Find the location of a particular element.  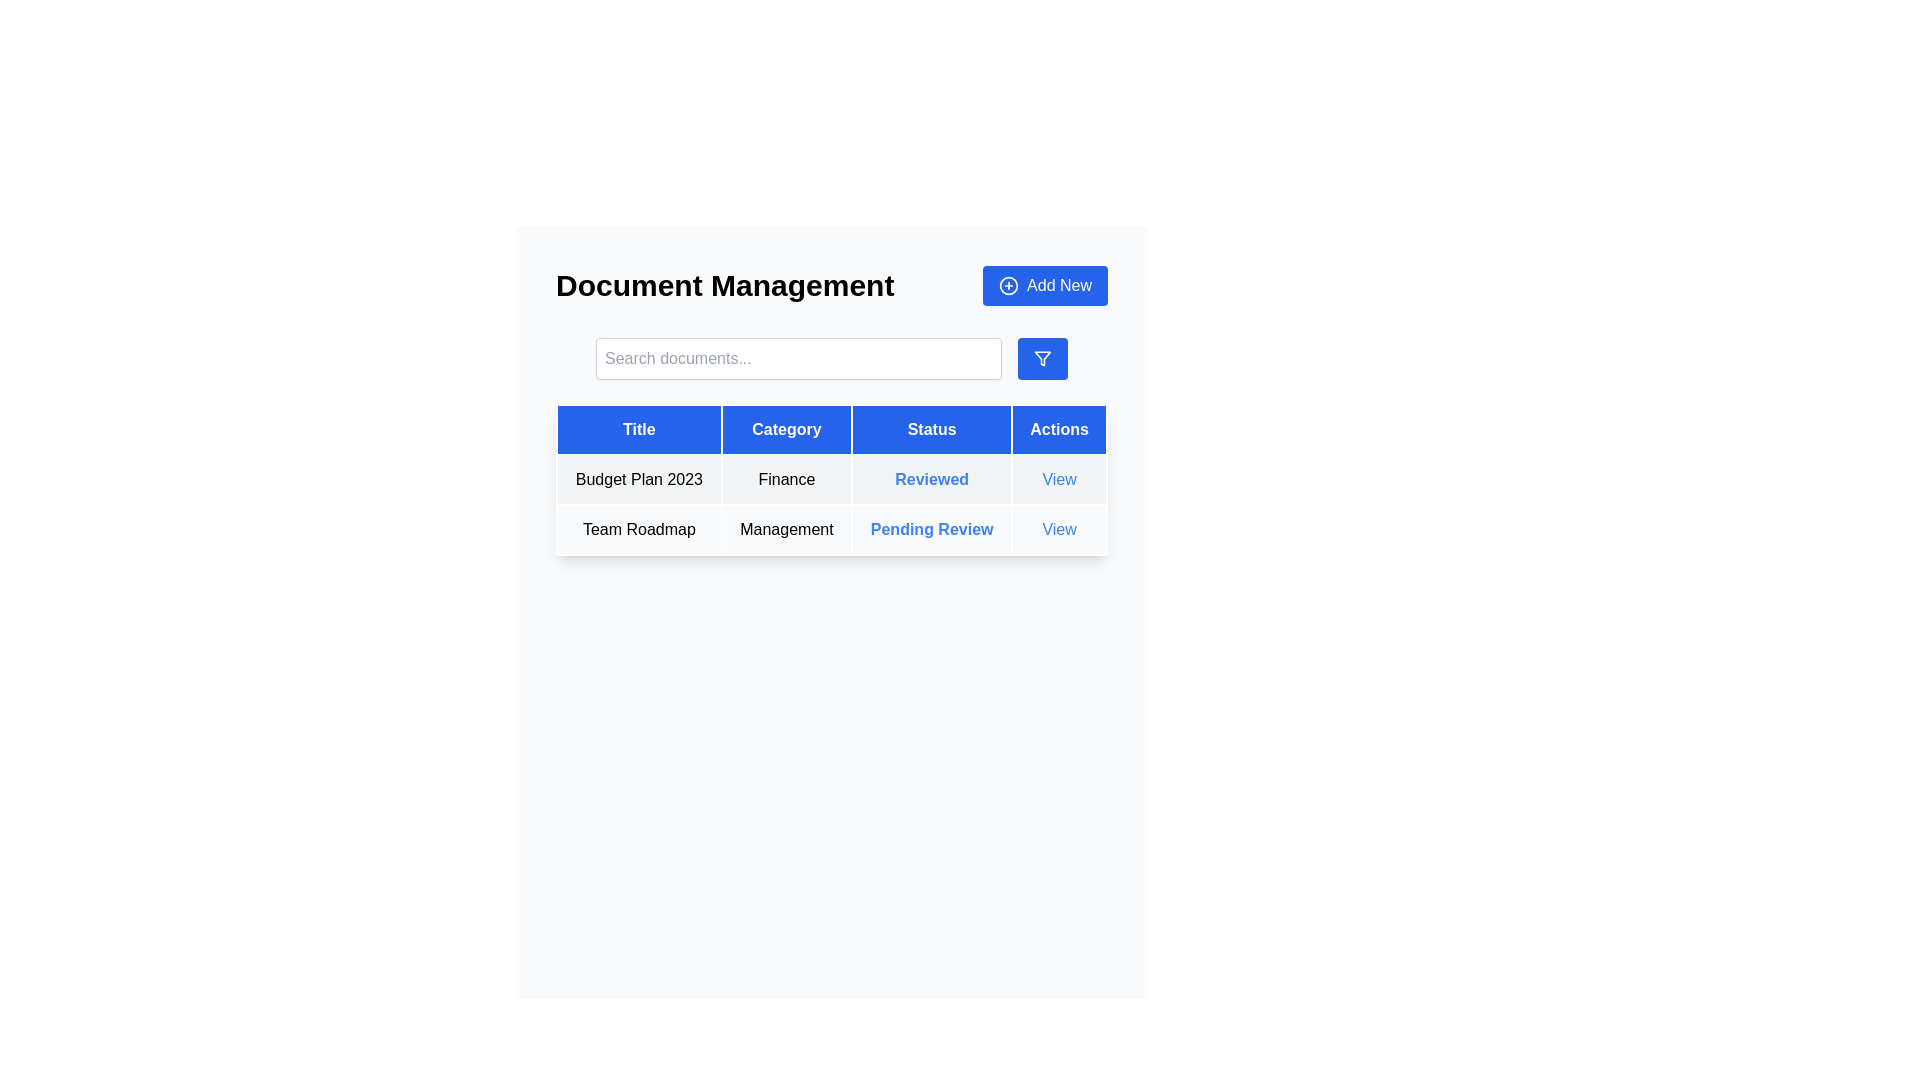

the Label/Text Display element that shows the title or description of the document entry within the table under the 'Title' header is located at coordinates (638, 528).